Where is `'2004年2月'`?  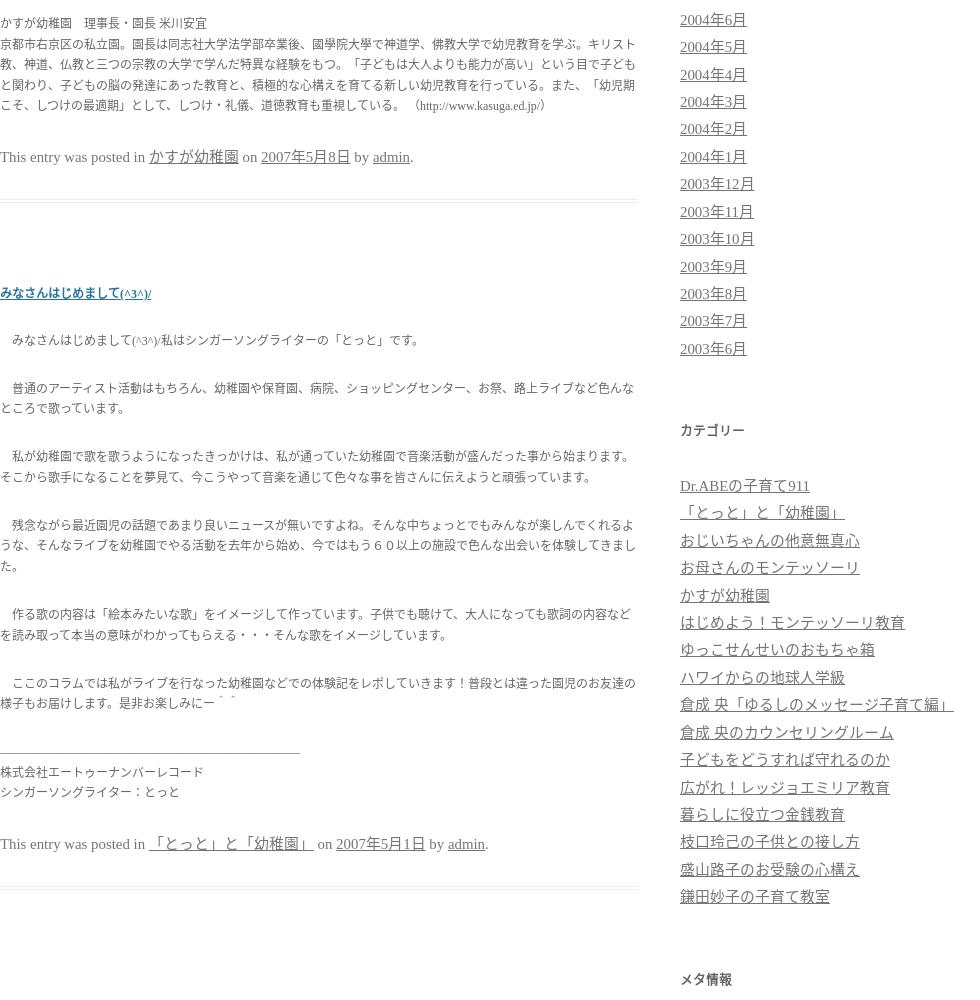 '2004年2月' is located at coordinates (680, 129).